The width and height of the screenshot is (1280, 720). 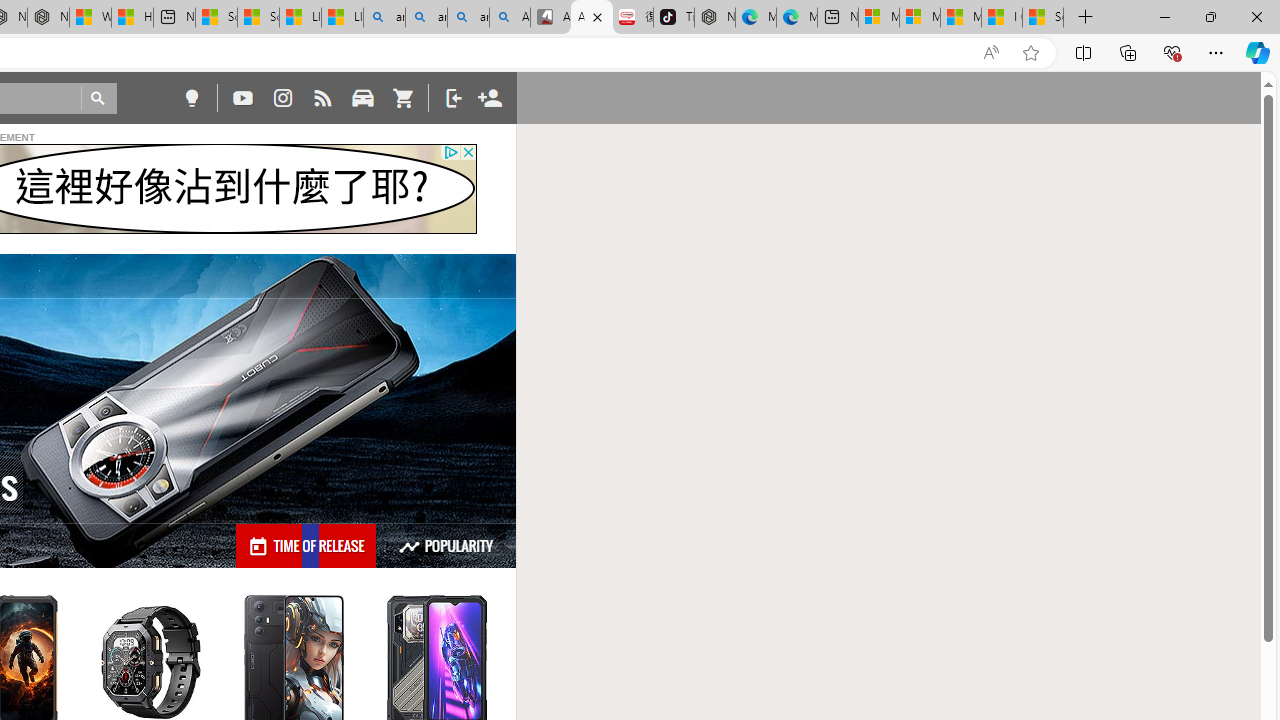 I want to click on 'Go', so click(x=98, y=98).